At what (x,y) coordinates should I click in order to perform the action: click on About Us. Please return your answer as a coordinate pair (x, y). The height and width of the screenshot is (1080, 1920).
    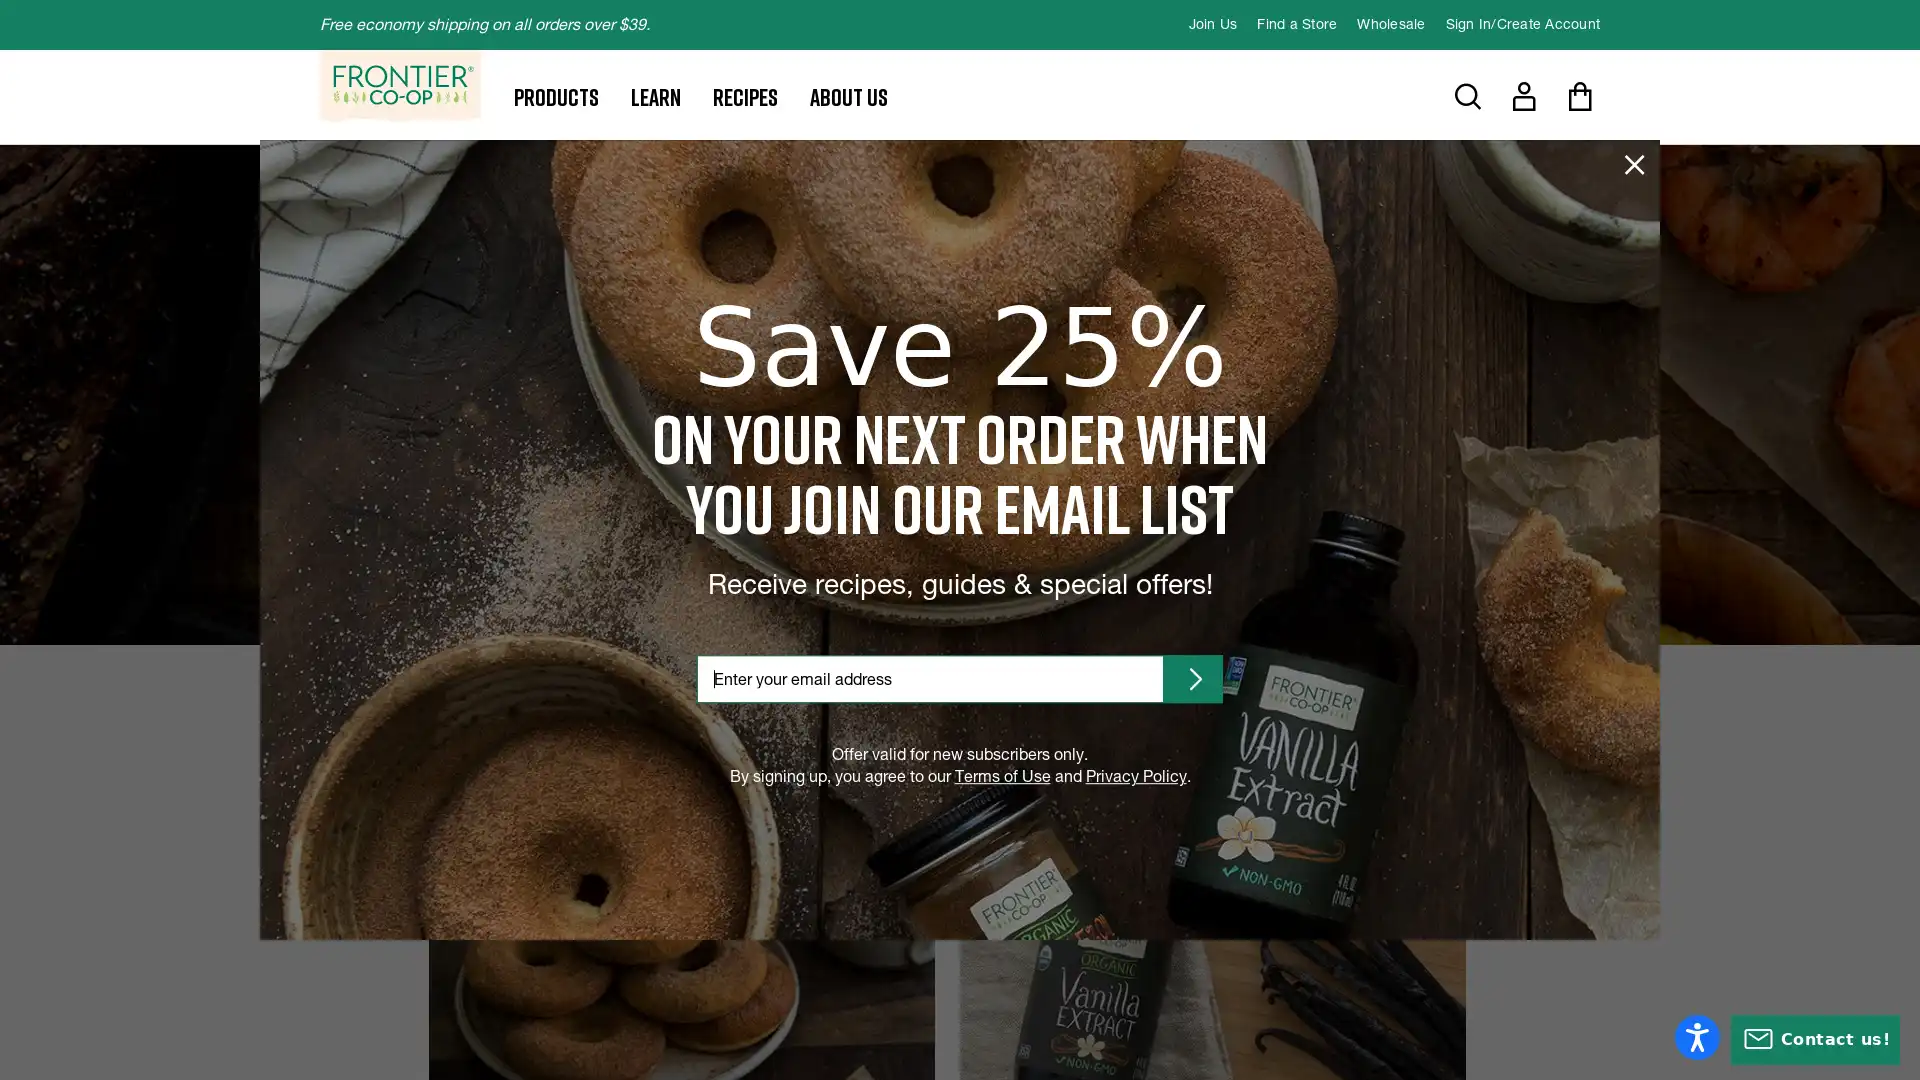
    Looking at the image, I should click on (849, 96).